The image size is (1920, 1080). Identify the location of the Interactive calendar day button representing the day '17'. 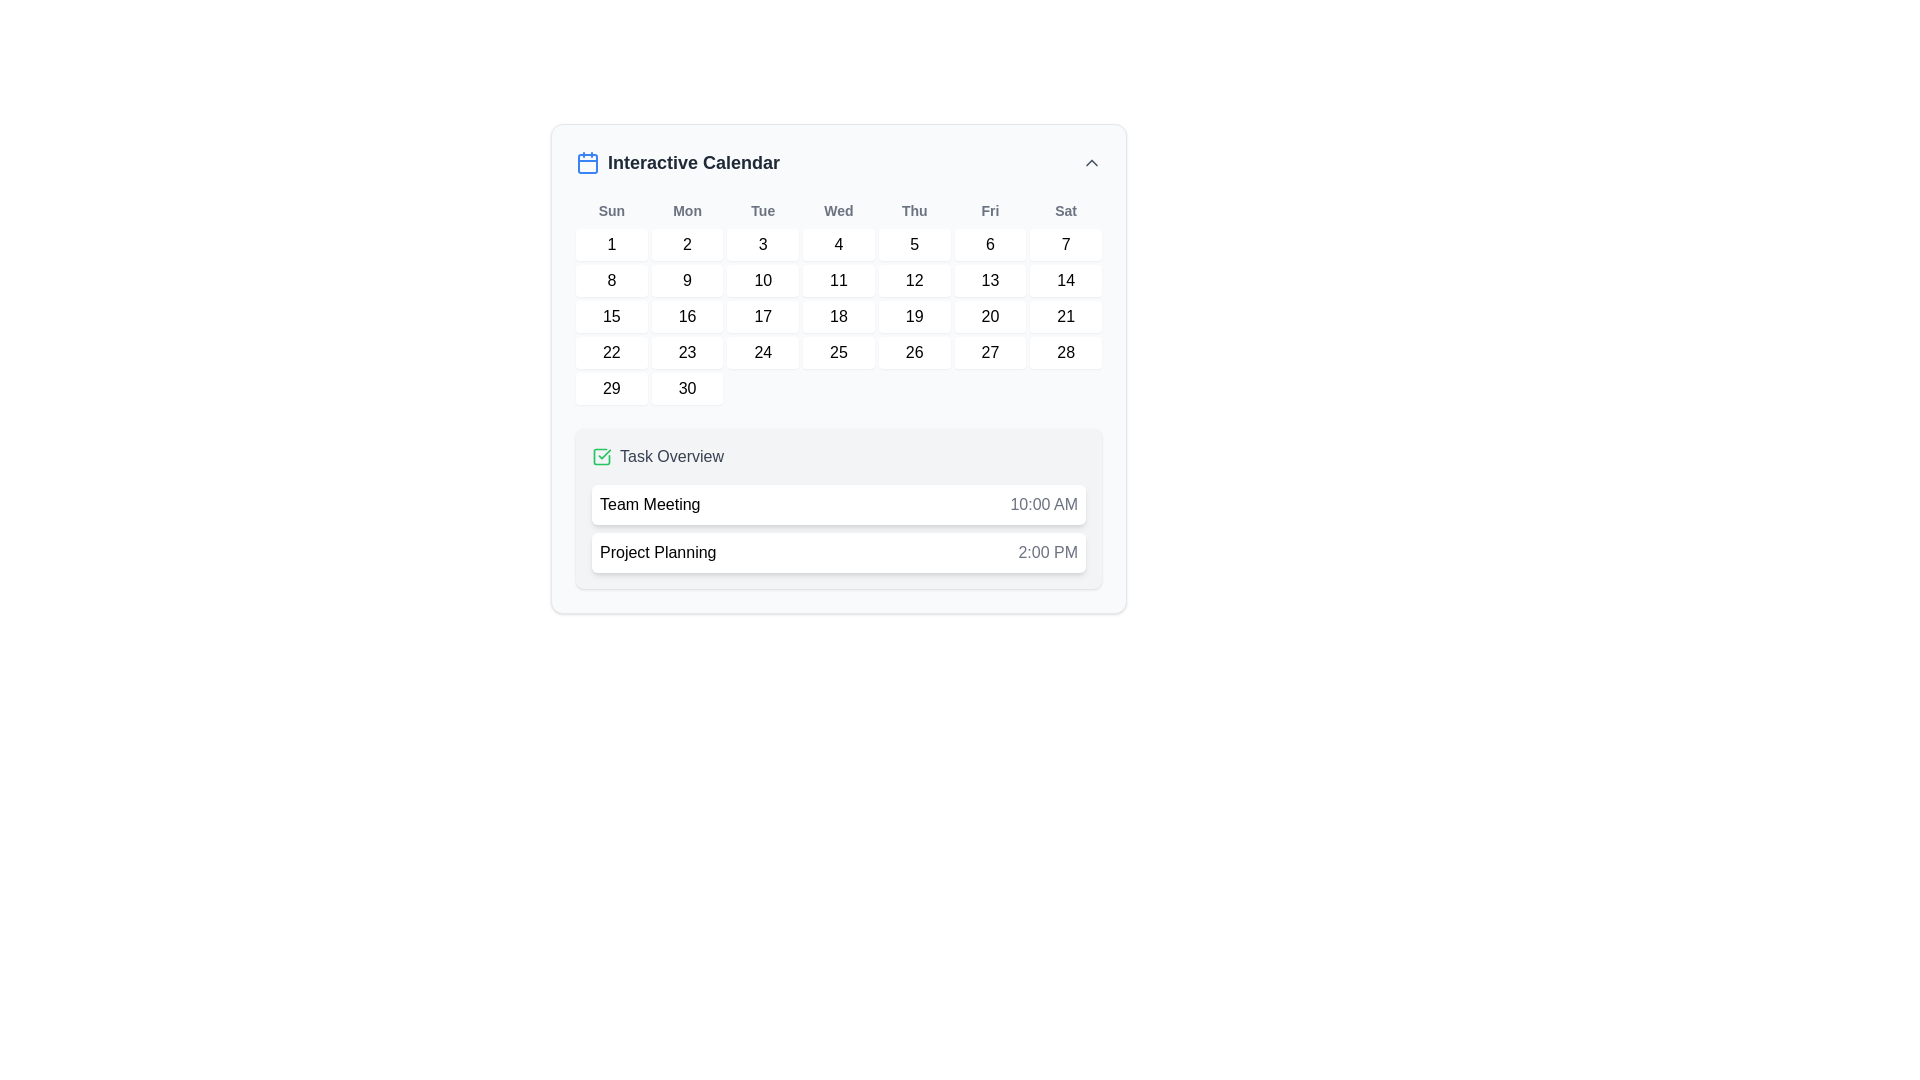
(762, 315).